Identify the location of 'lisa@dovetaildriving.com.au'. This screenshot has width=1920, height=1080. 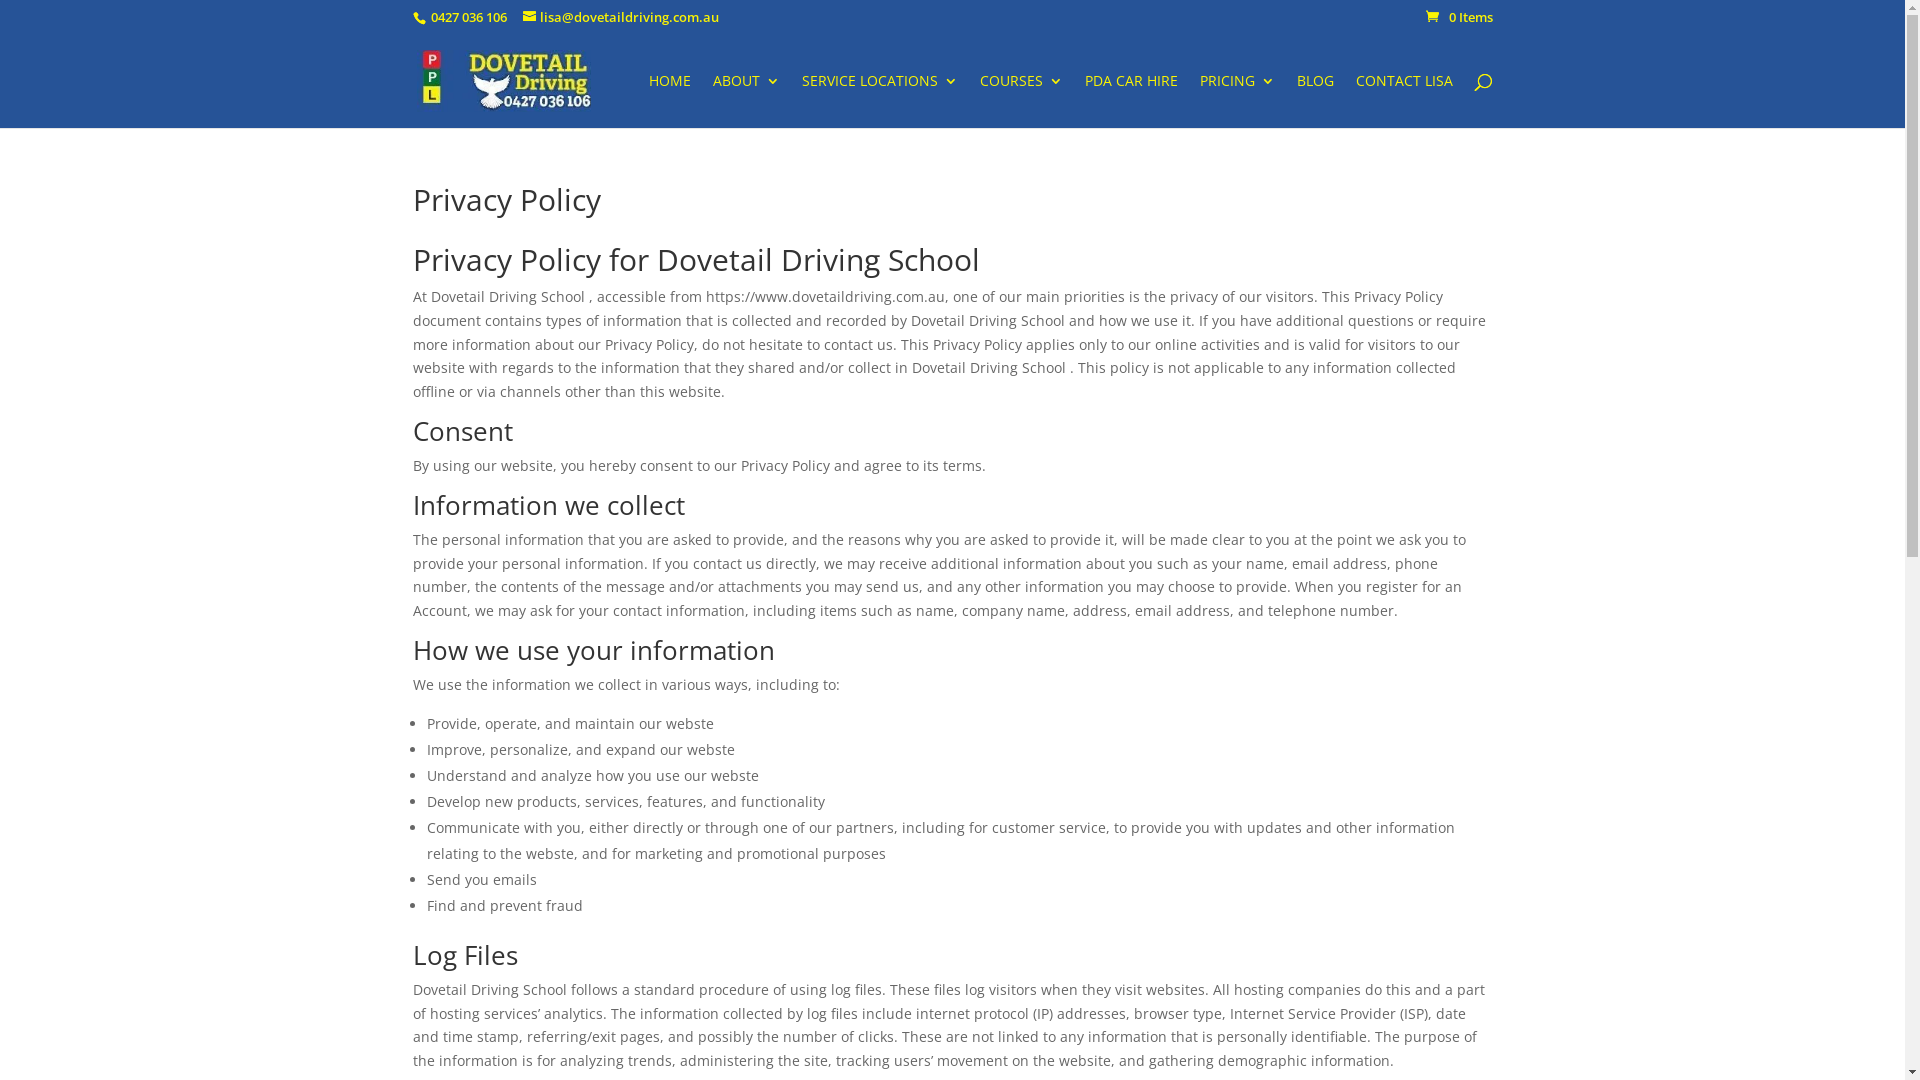
(618, 16).